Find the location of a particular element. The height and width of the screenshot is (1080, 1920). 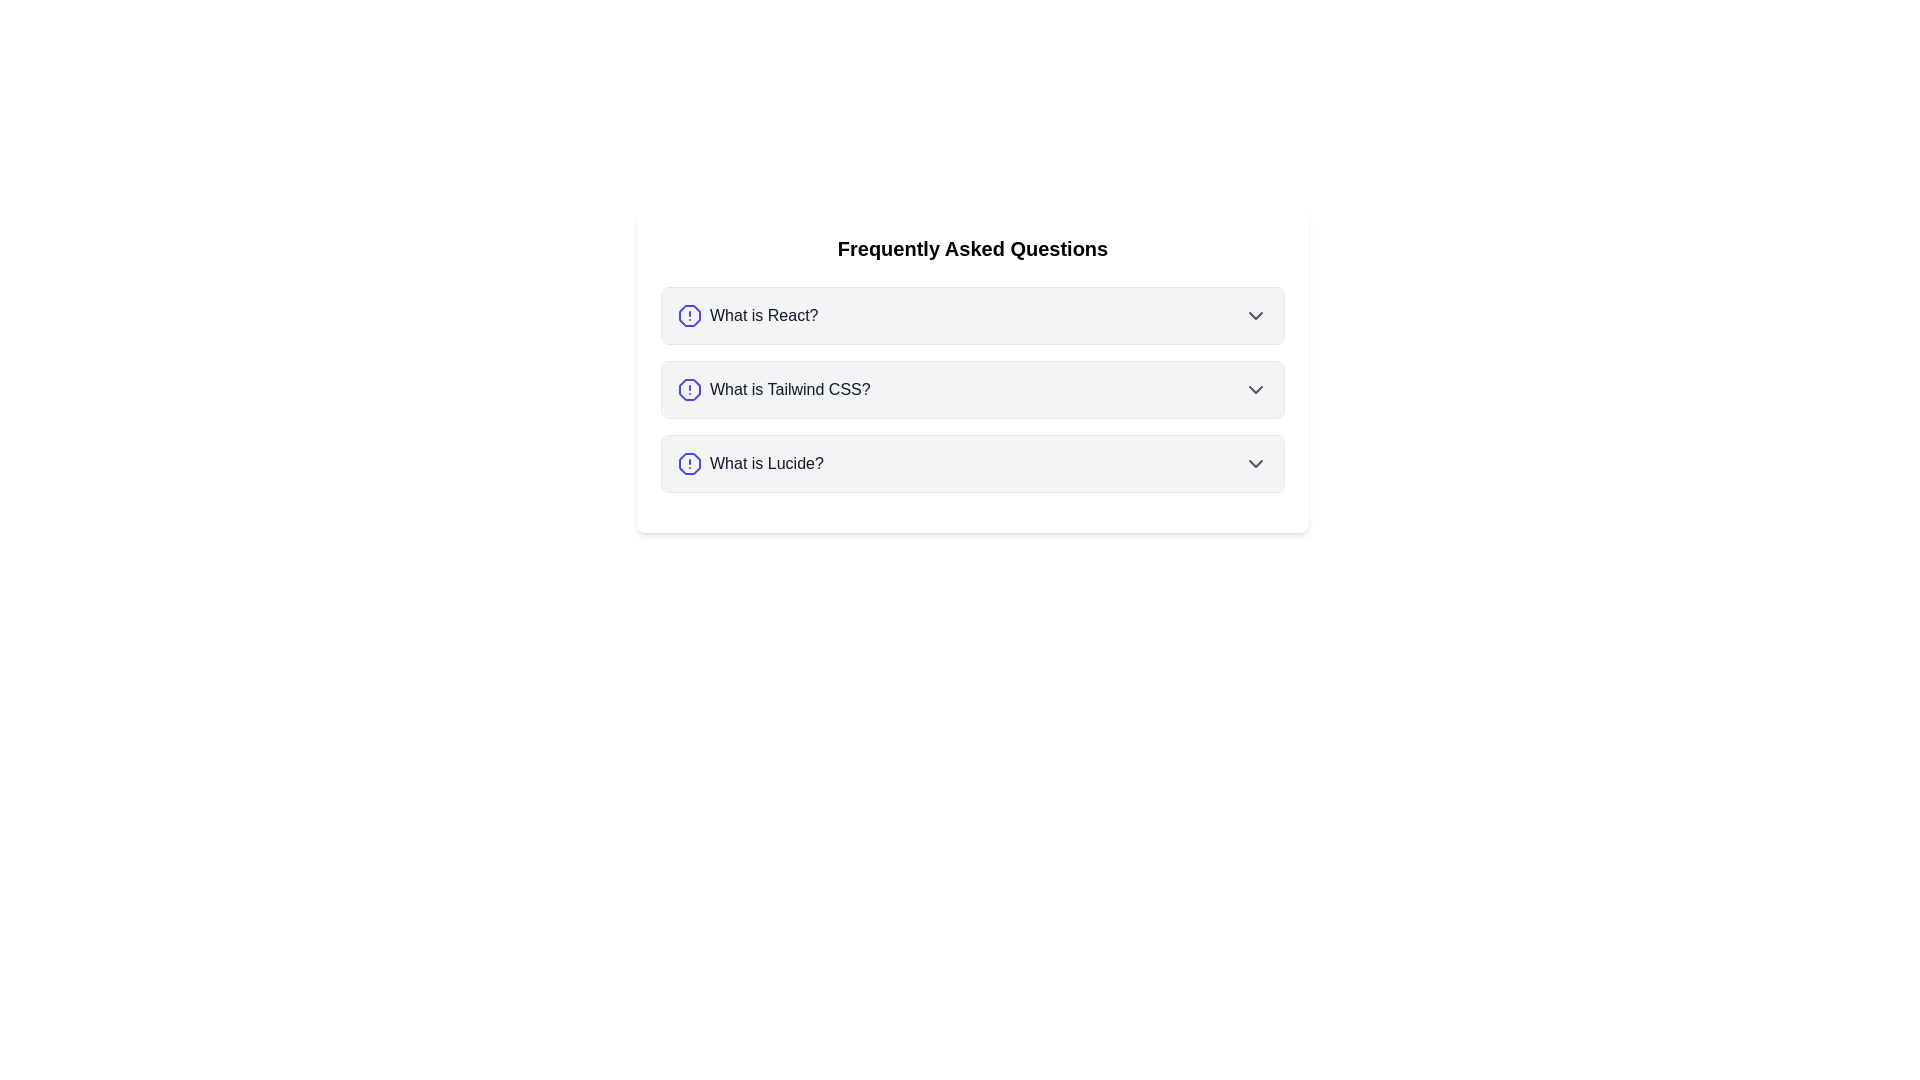

the third question in the Interactive FAQ section is located at coordinates (749, 463).